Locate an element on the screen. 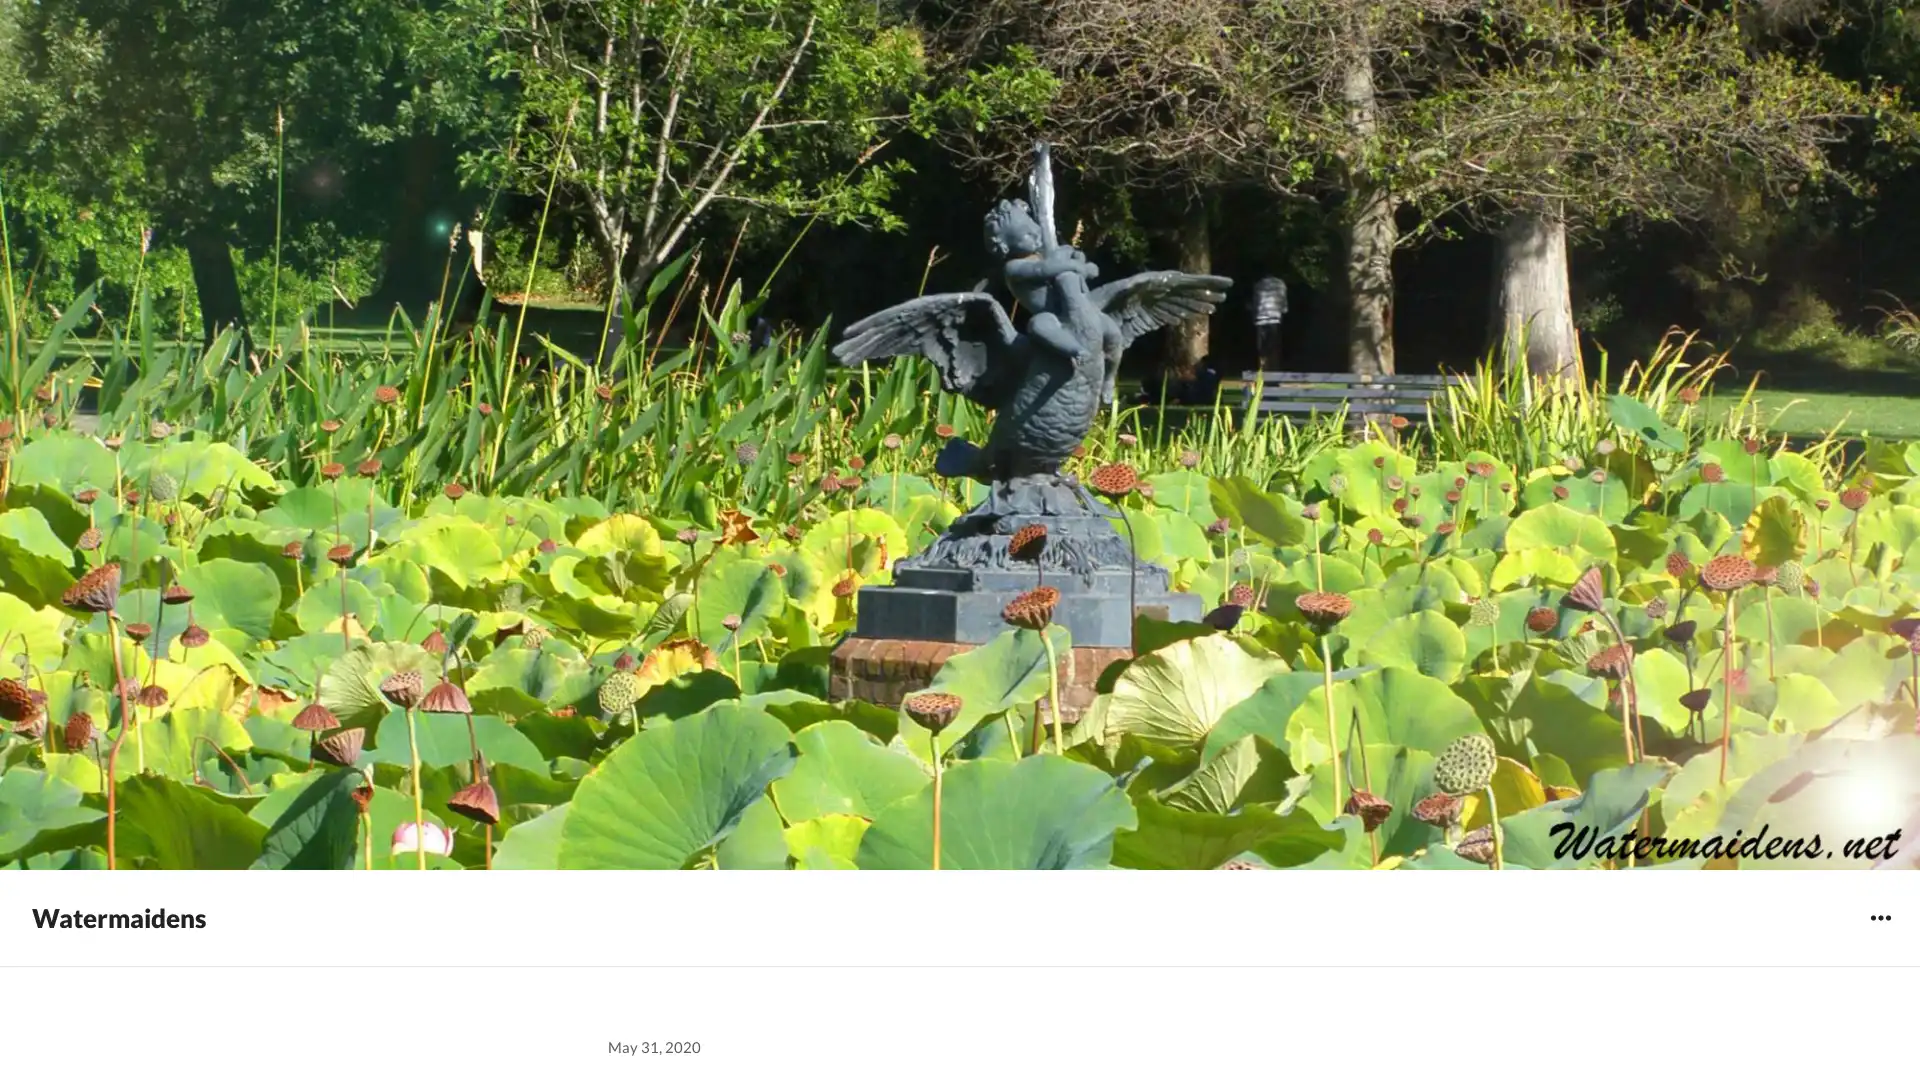  WIDGETS is located at coordinates (1879, 917).